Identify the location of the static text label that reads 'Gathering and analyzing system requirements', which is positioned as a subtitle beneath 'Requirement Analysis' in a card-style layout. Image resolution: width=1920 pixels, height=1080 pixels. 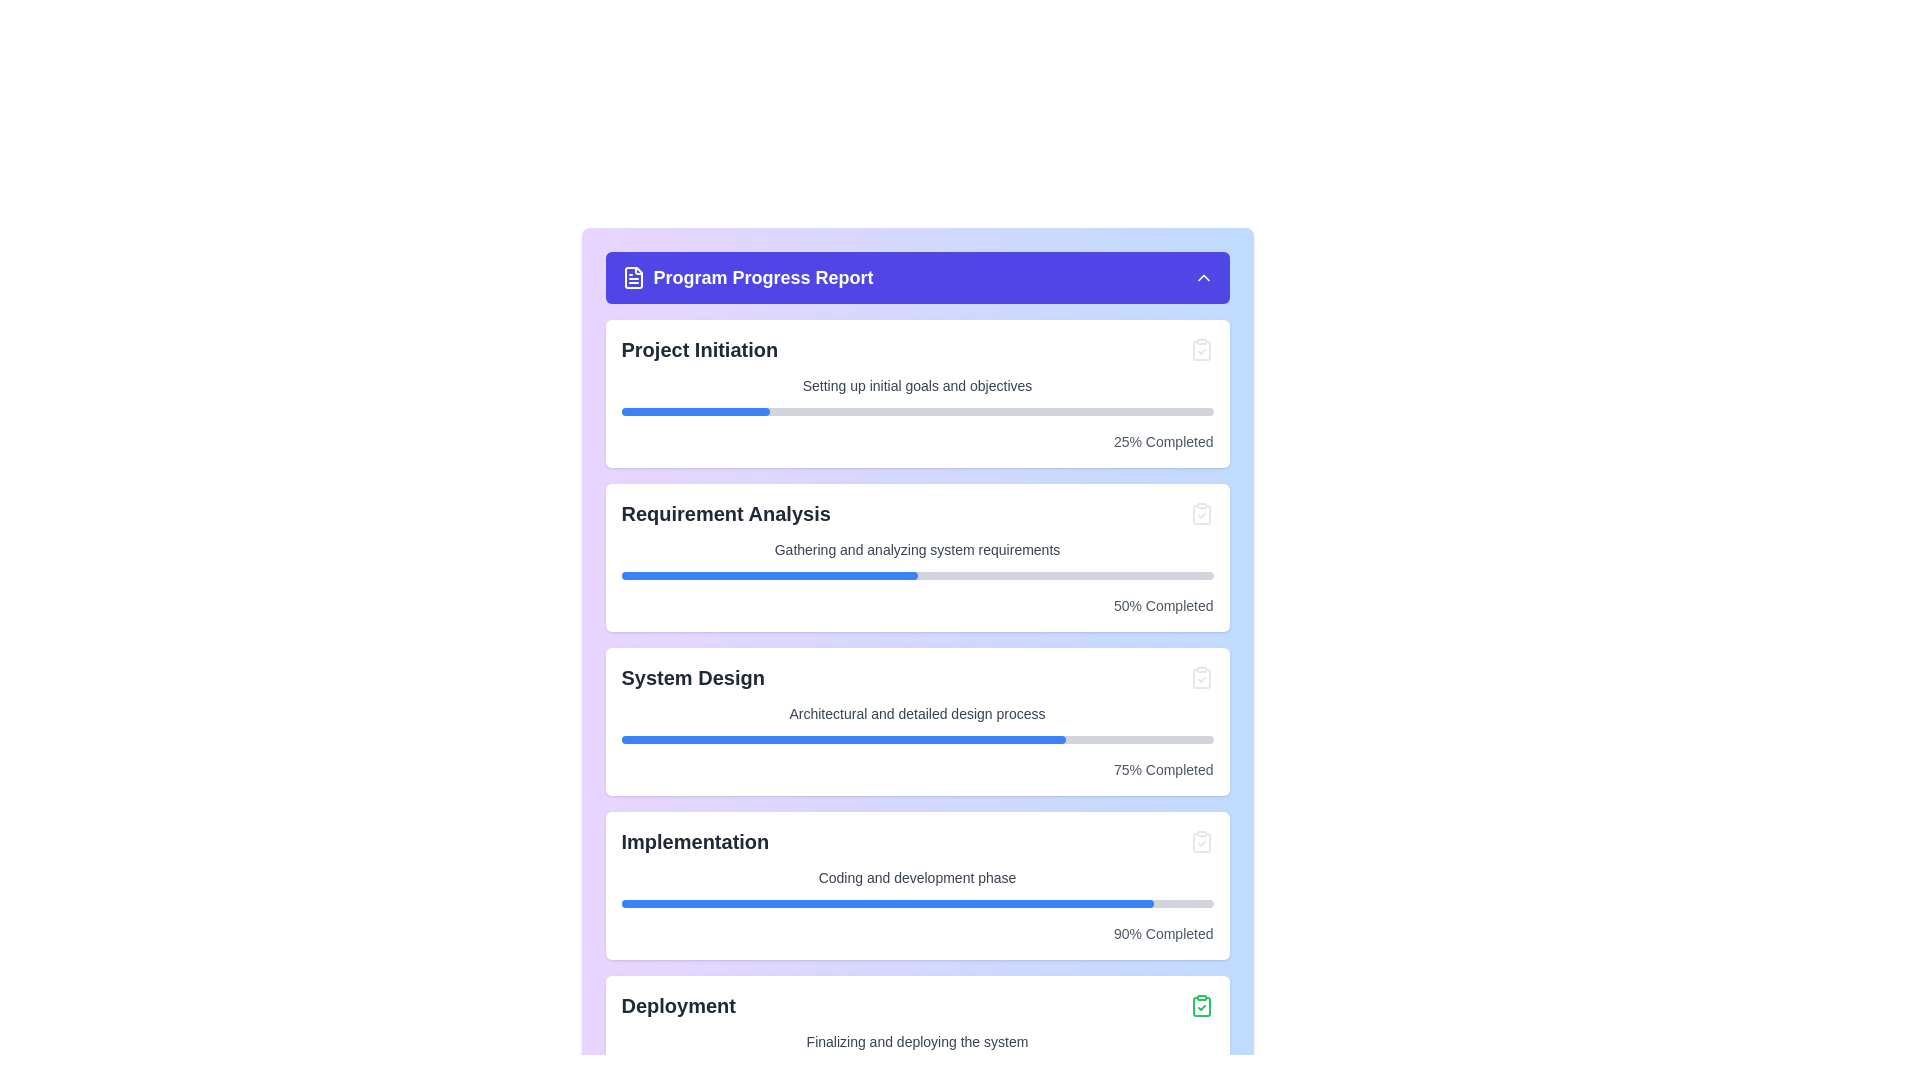
(916, 550).